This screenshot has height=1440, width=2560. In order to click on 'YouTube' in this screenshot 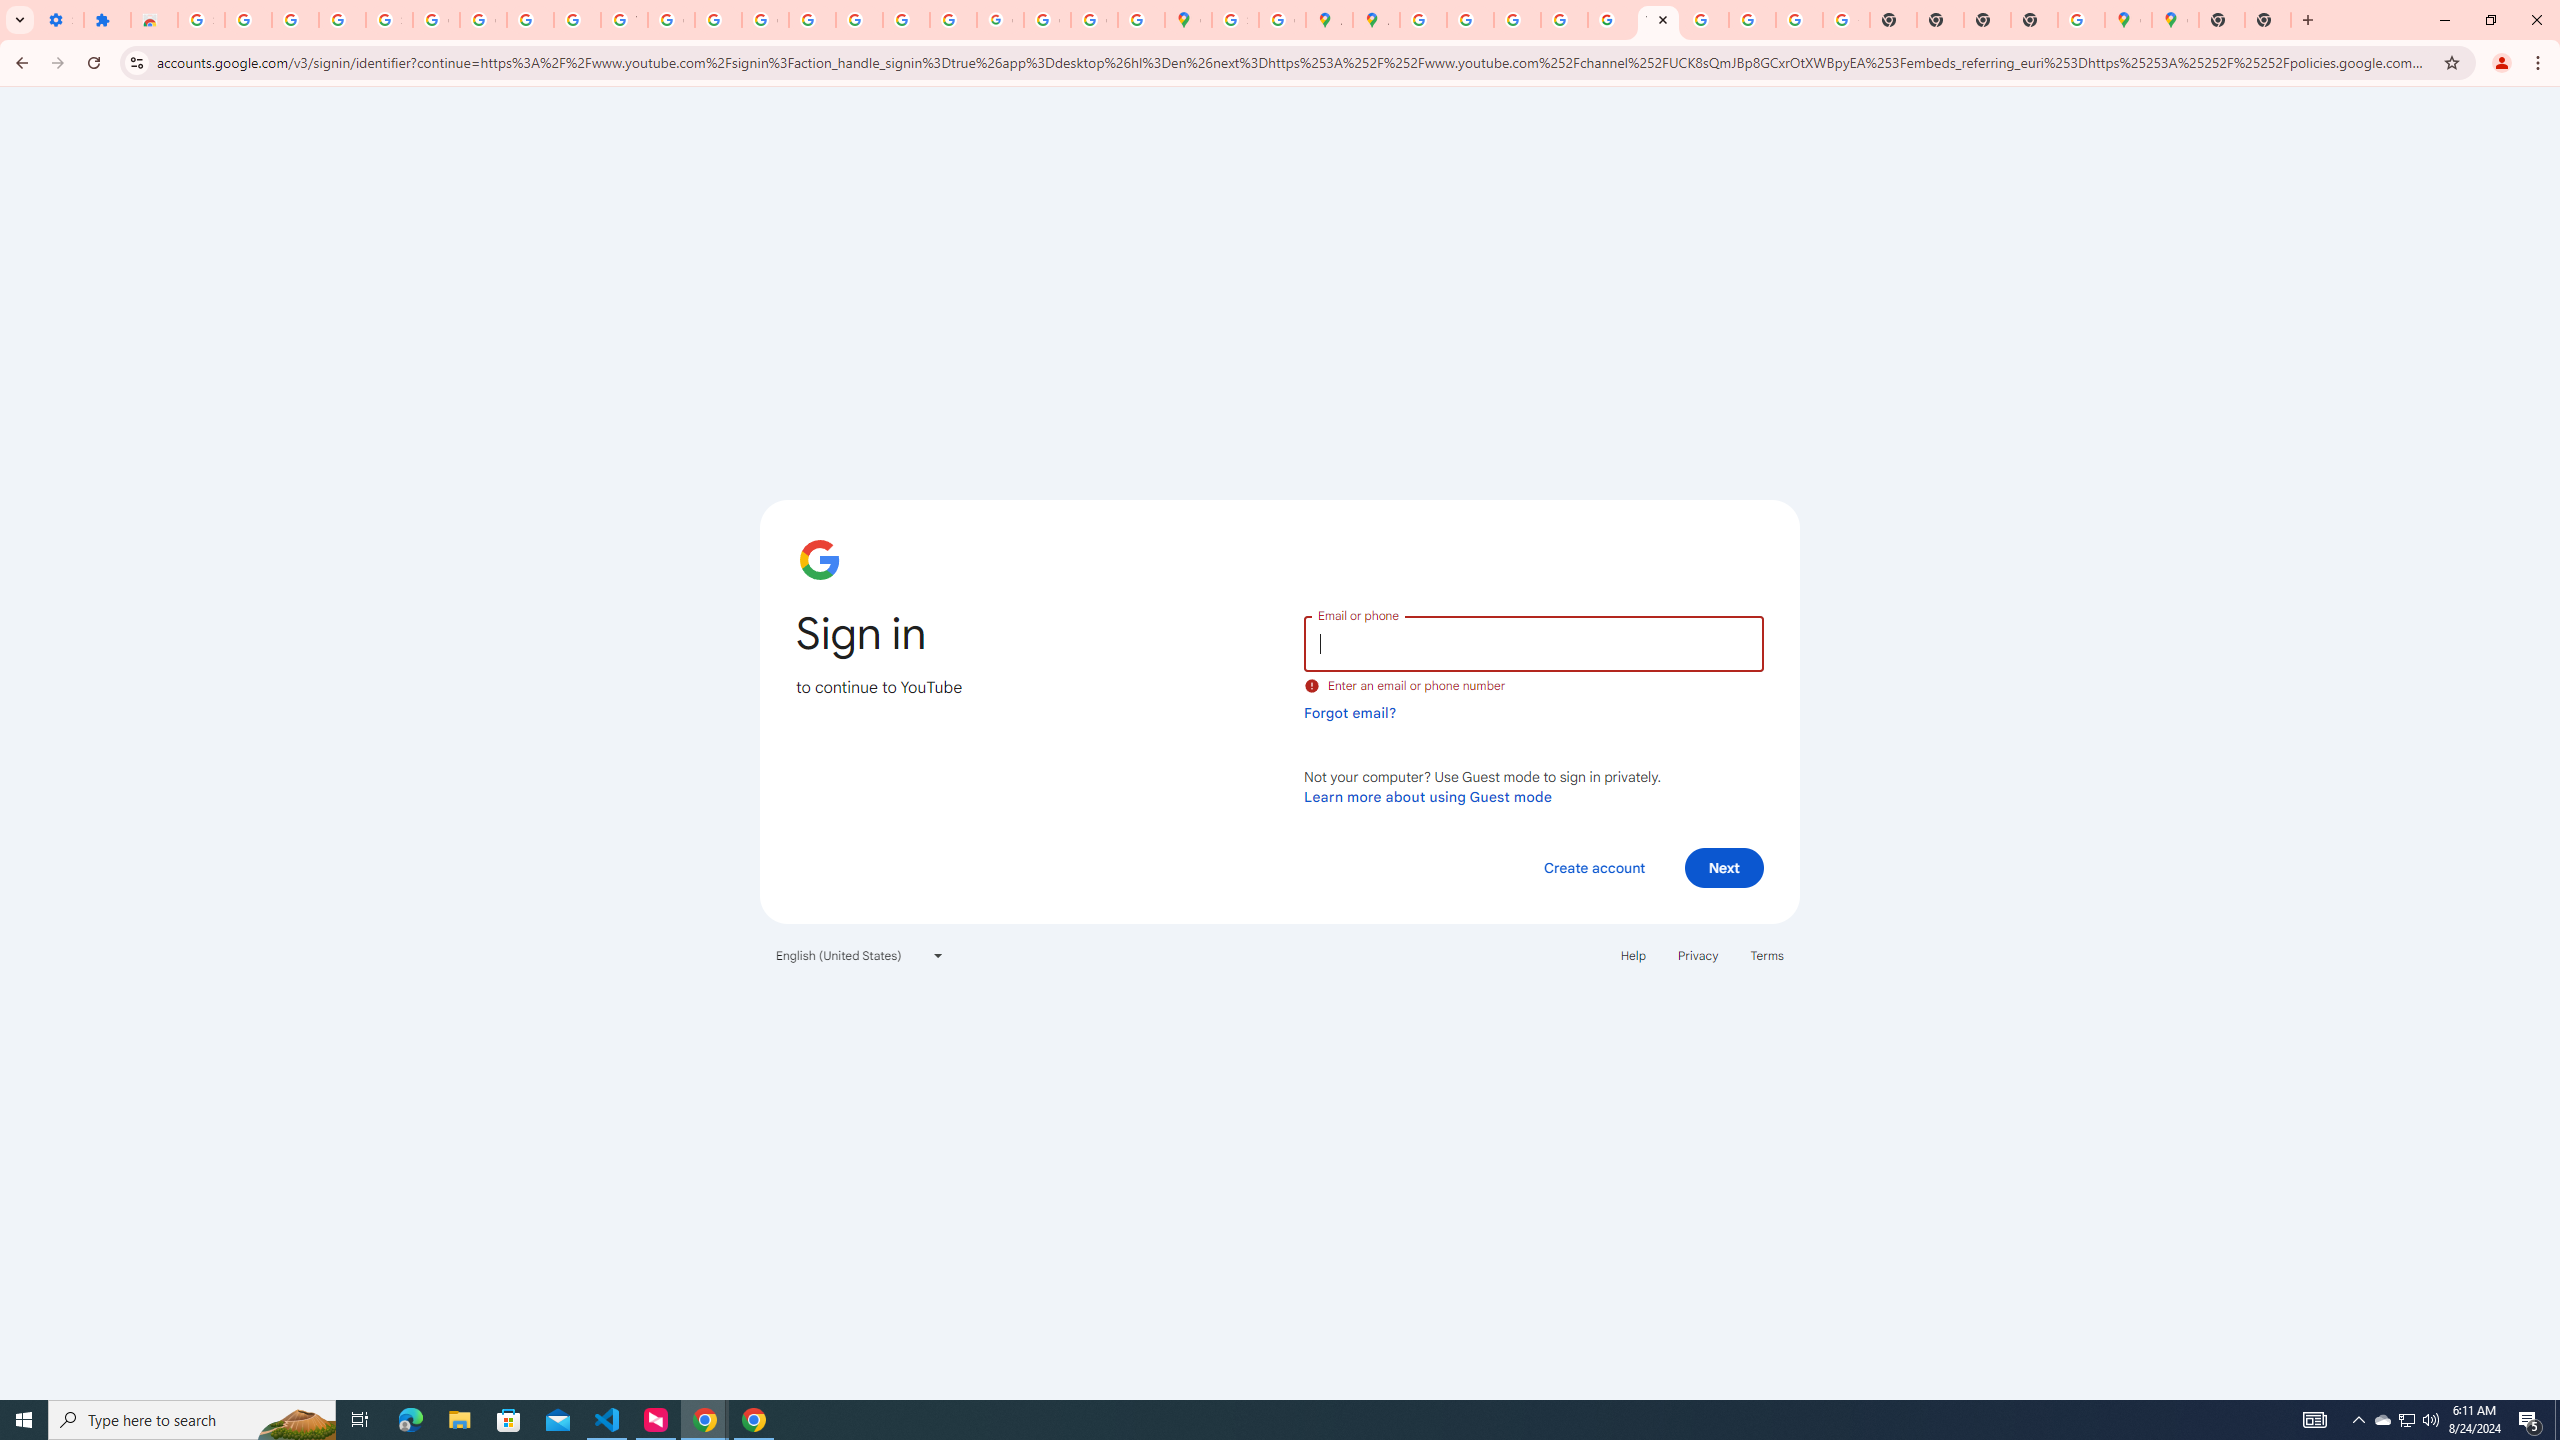, I will do `click(623, 19)`.